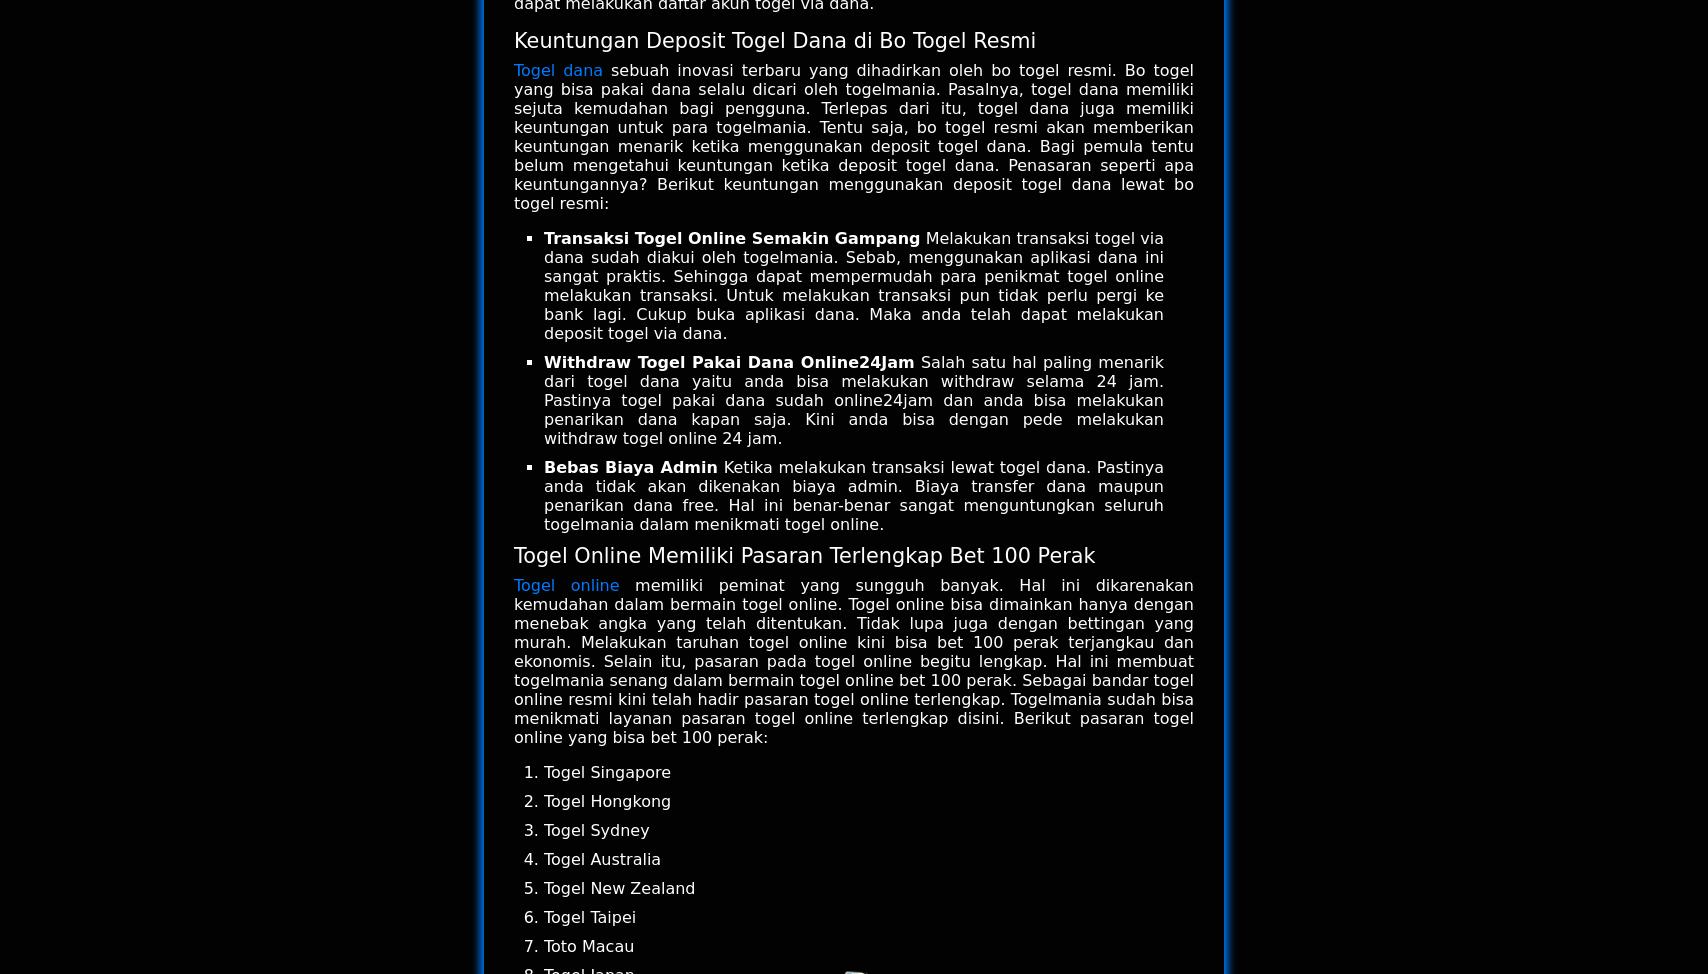 This screenshot has height=974, width=1708. Describe the element at coordinates (854, 661) in the screenshot. I see `'memiliki peminat yang sungguh banyak. Hal ini dikarenakan kemudahan dalam bermain togel online. Togel online bisa dimainkan hanya dengan menebak angka yang telah ditentukan. Tidak lupa juga dengan bettingan yang murah. Melakukan taruhan togel online kini bisa bet 100 perak terjangkau dan ekonomis. Selain itu, pasaran pada togel online begitu lengkap. Hal ini membuat togelmania senang dalam bermain togel online bet 100 perak. Sebagai bandar togel online resmi kini telah hadir pasaran togel online terlengkap. Togelmania sudah bisa menikmati layanan pasaran togel online terlengkap disini. Berikut pasaran togel online yang bisa bet 100 perak:'` at that location.